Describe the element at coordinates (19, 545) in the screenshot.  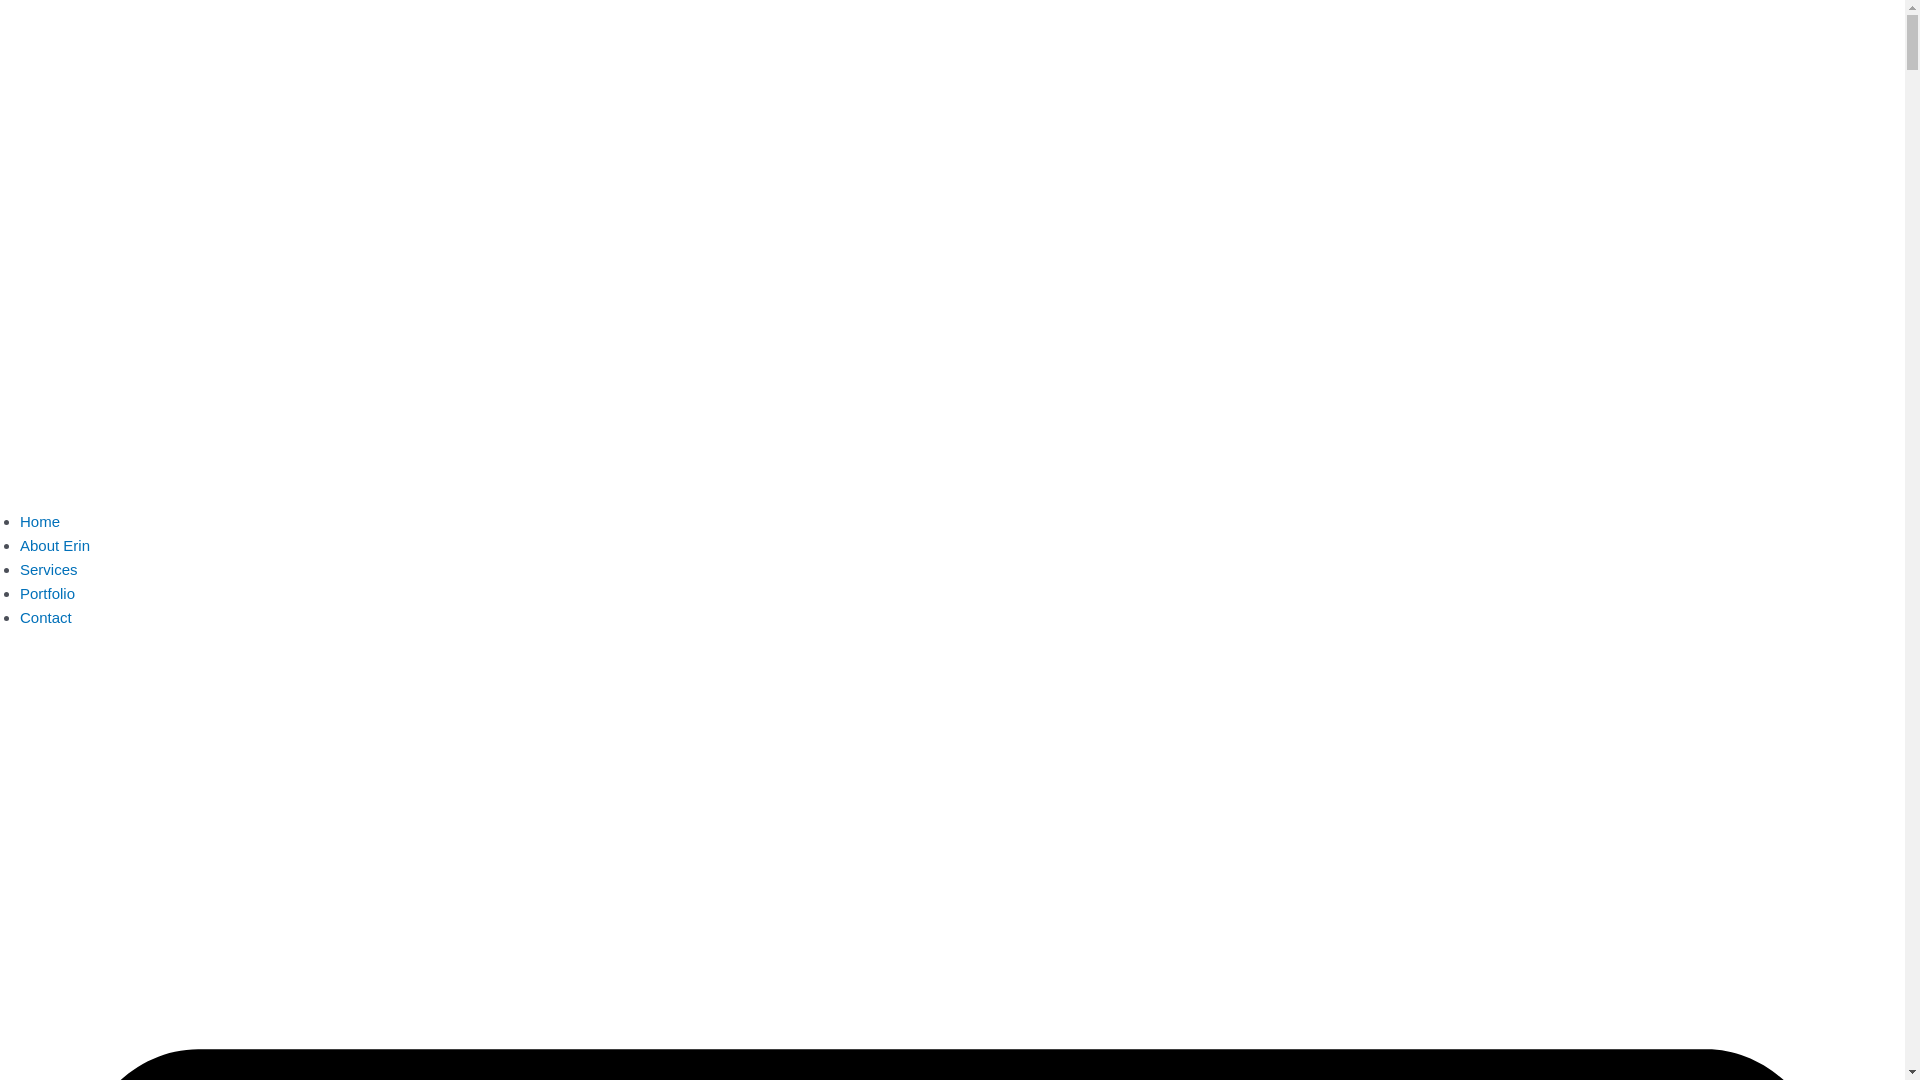
I see `'About Erin'` at that location.